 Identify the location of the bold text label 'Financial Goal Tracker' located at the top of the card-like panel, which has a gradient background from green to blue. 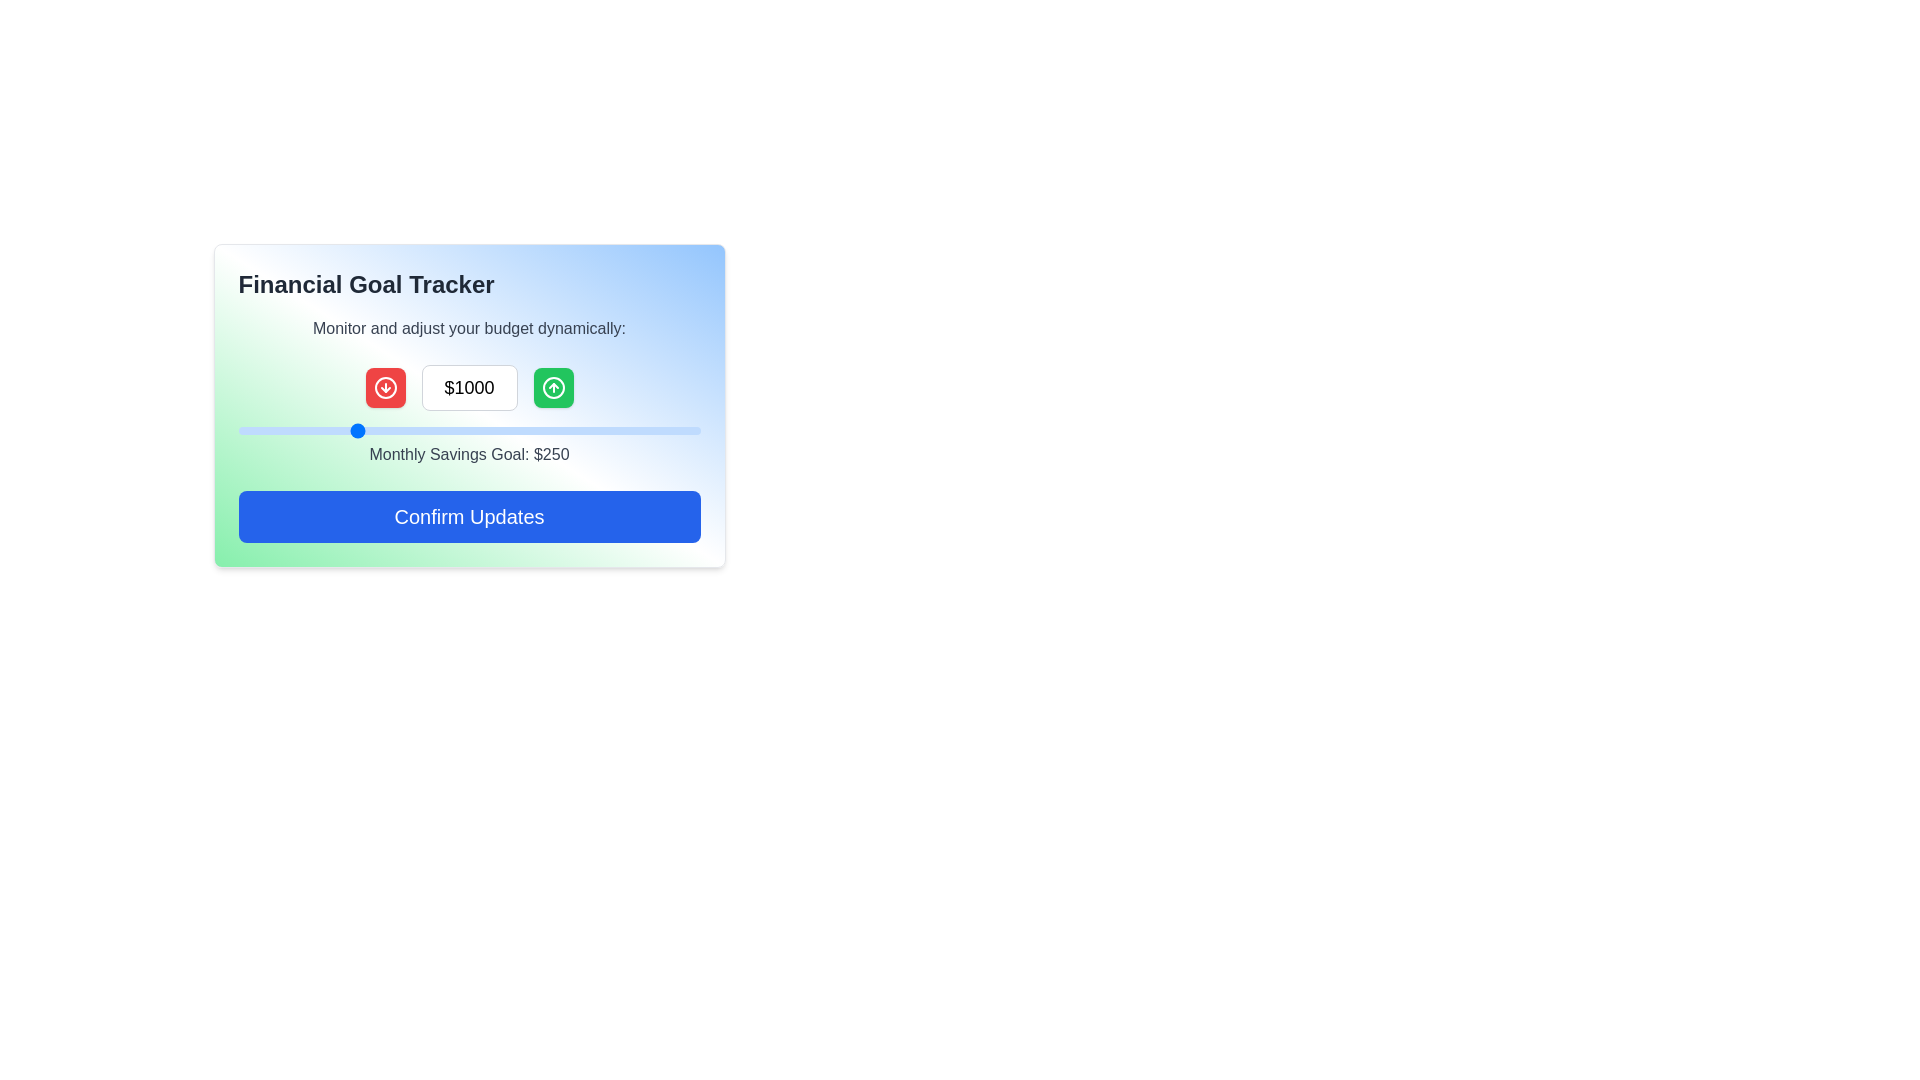
(468, 285).